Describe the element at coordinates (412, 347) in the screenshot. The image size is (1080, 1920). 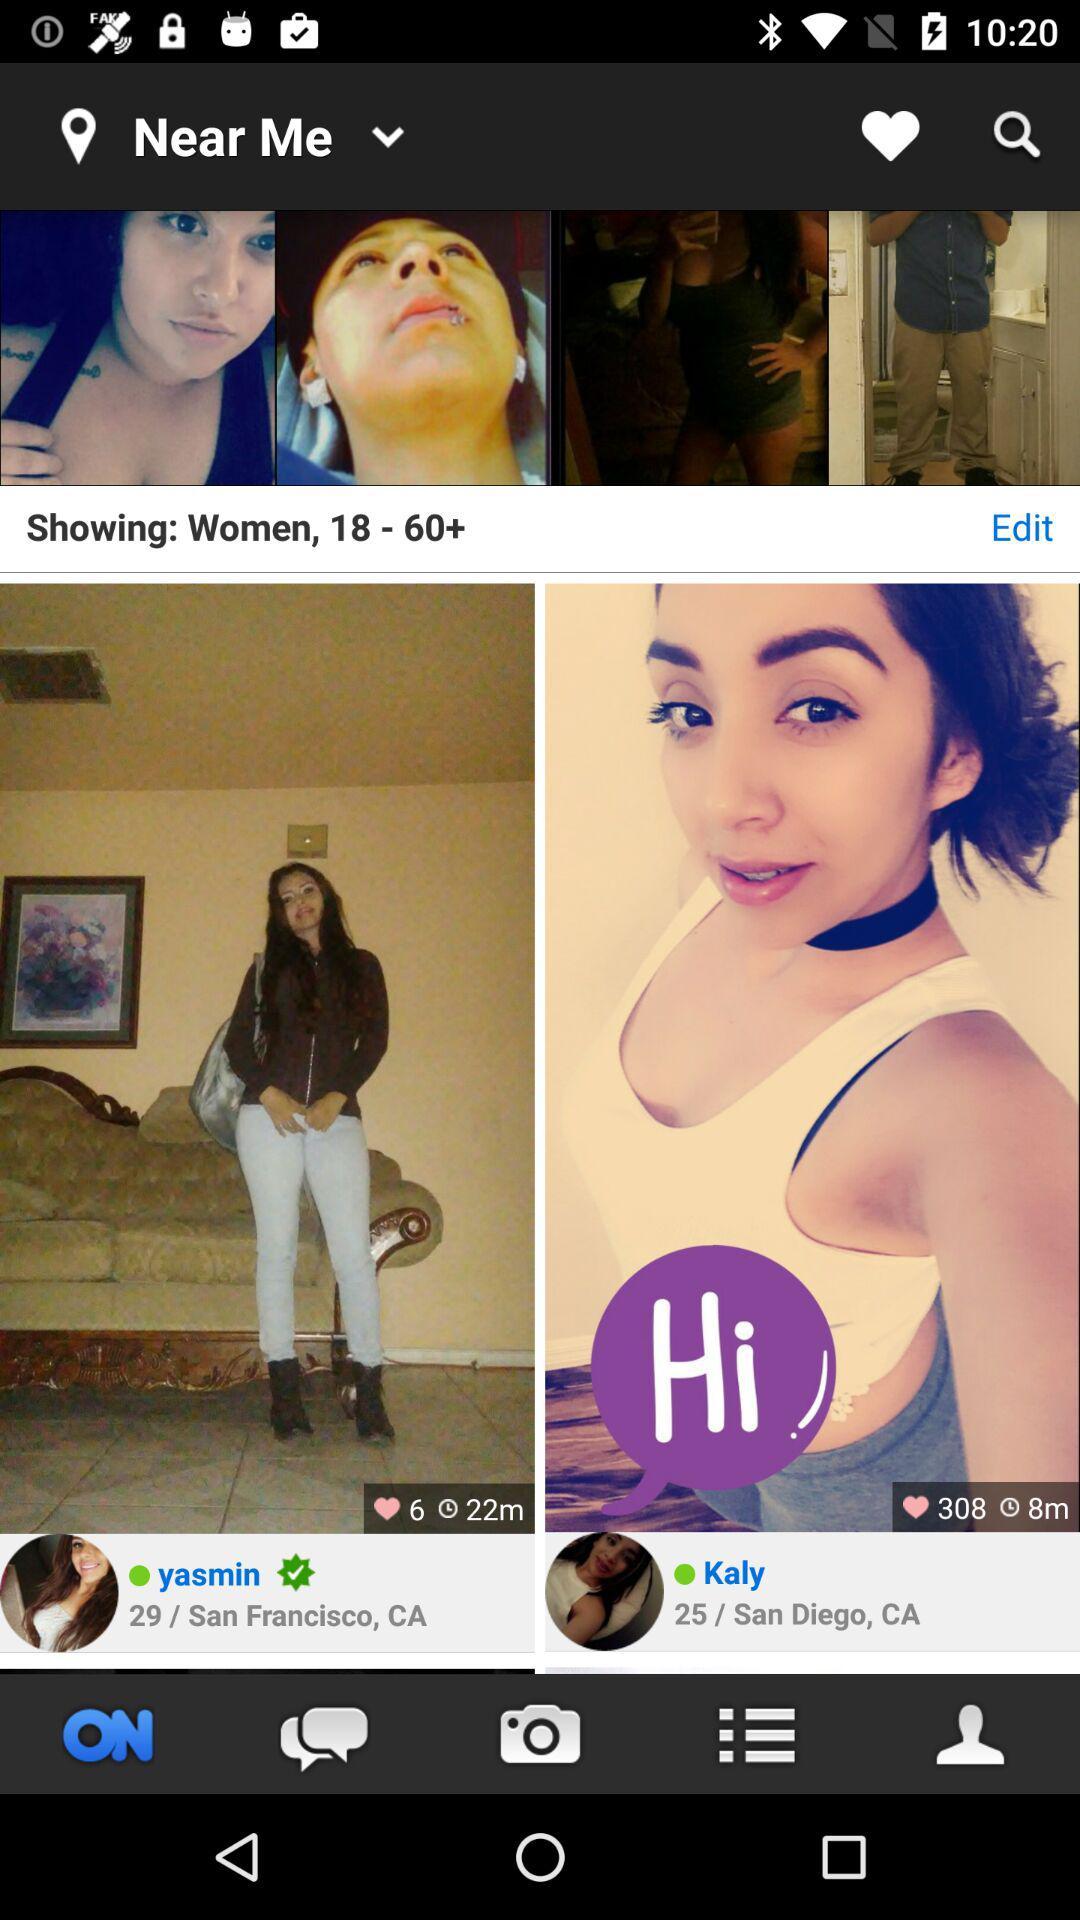
I see `person image` at that location.